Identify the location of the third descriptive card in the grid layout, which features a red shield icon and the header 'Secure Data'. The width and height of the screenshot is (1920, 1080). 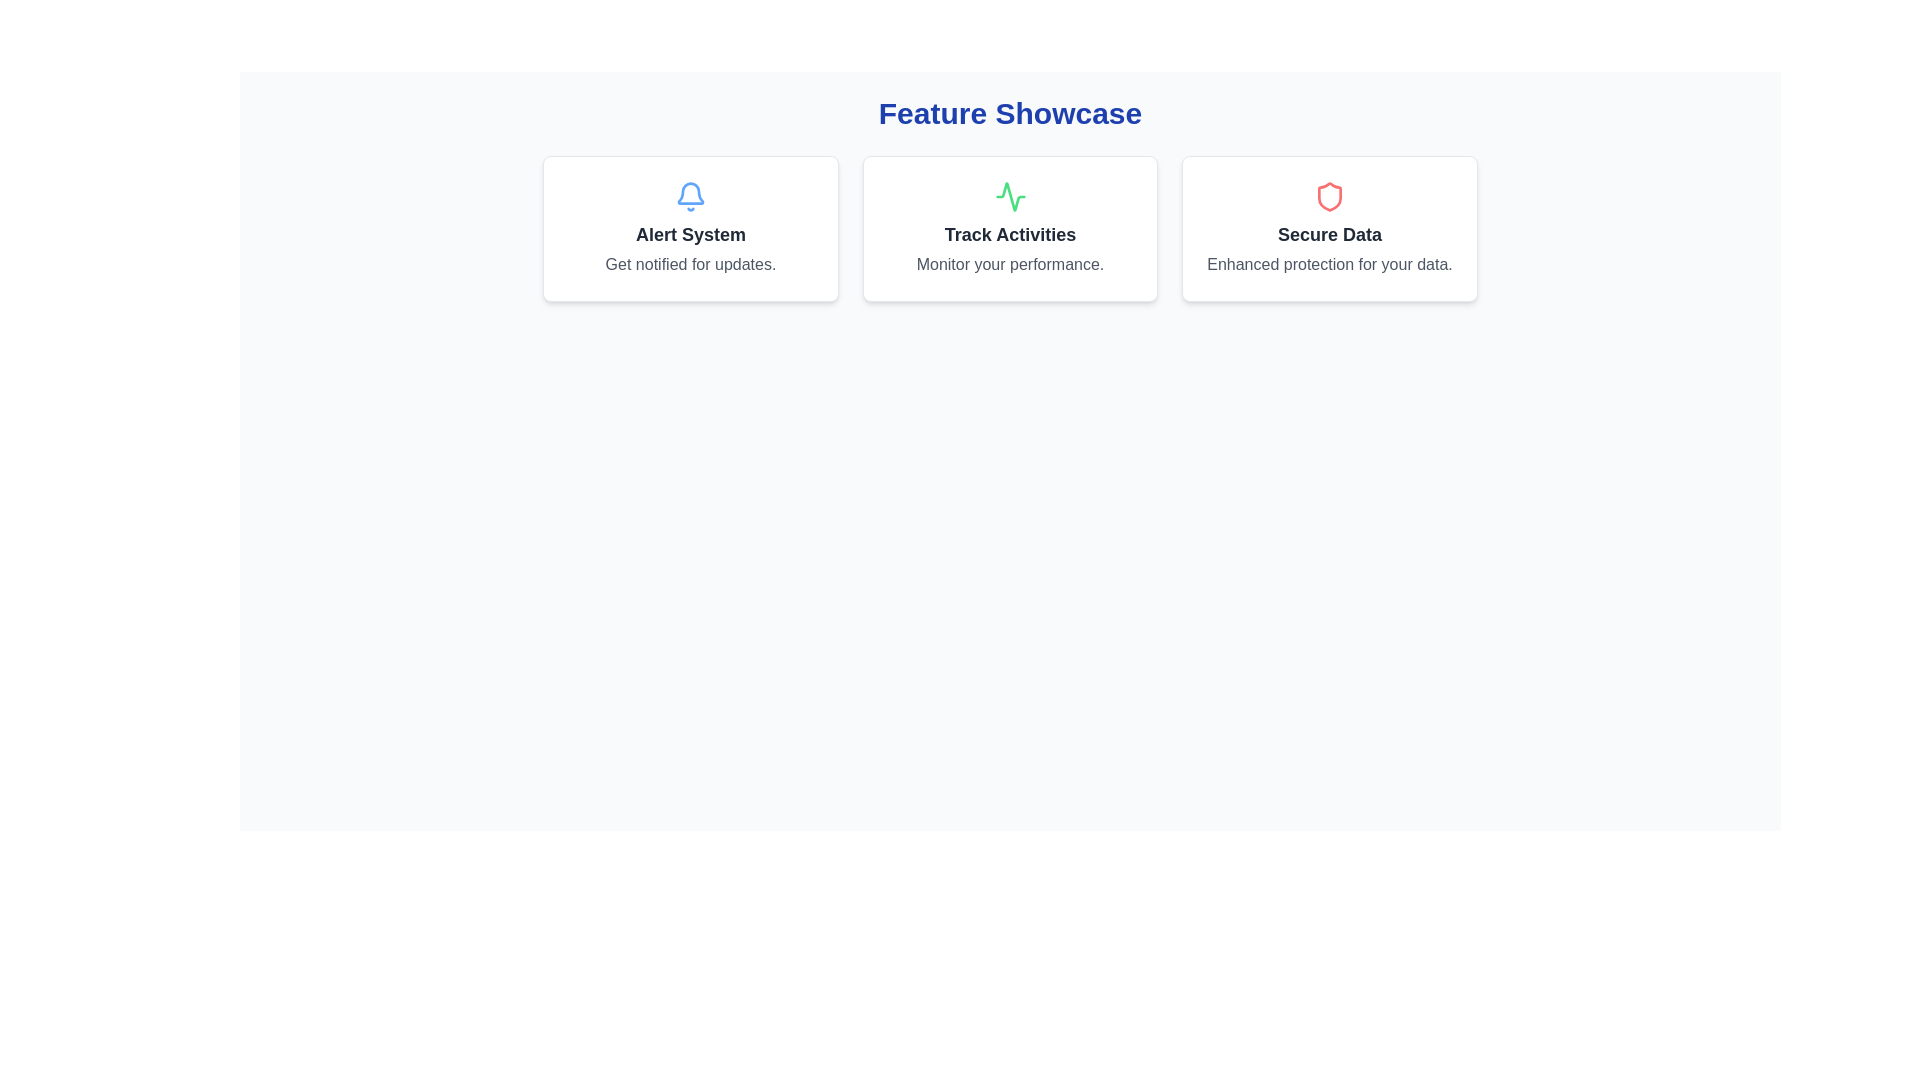
(1329, 227).